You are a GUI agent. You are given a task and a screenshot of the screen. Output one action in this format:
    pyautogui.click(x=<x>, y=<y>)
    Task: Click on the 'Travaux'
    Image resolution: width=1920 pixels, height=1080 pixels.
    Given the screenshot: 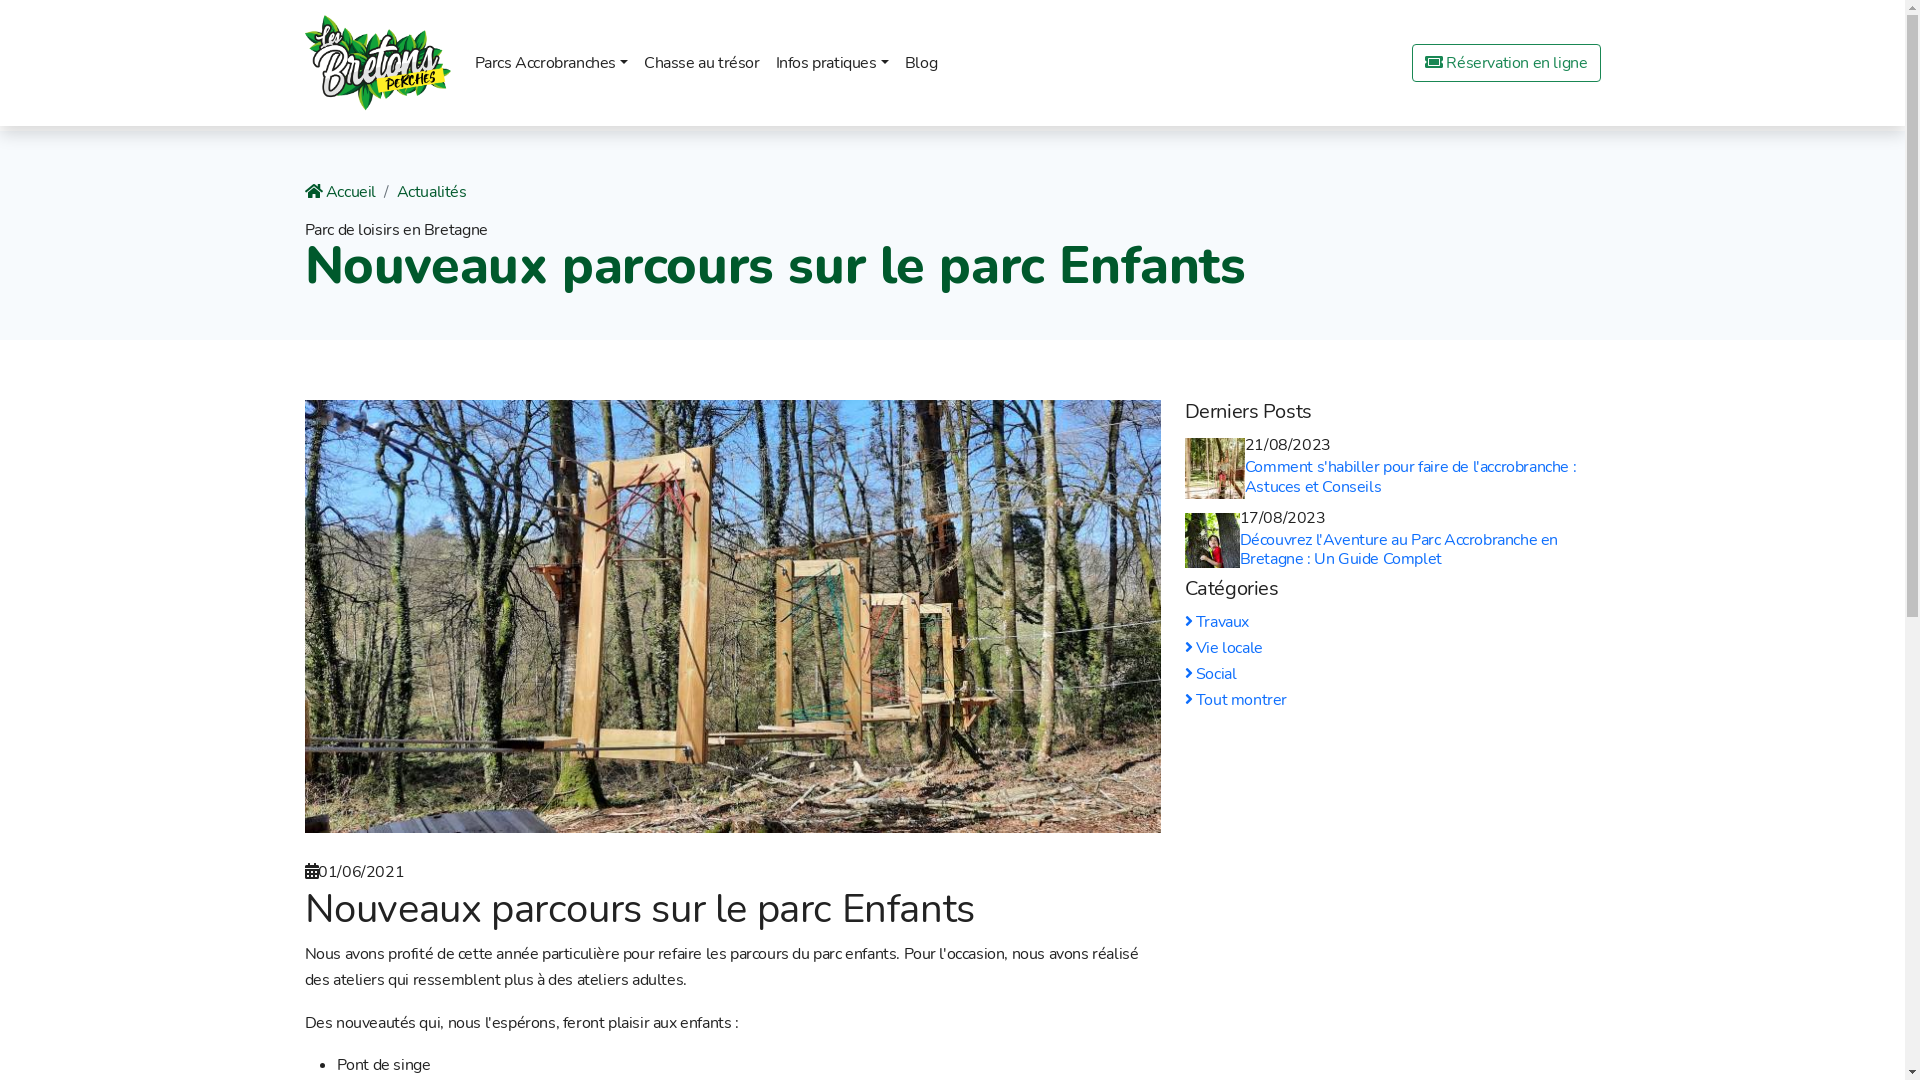 What is the action you would take?
    pyautogui.click(x=1184, y=620)
    